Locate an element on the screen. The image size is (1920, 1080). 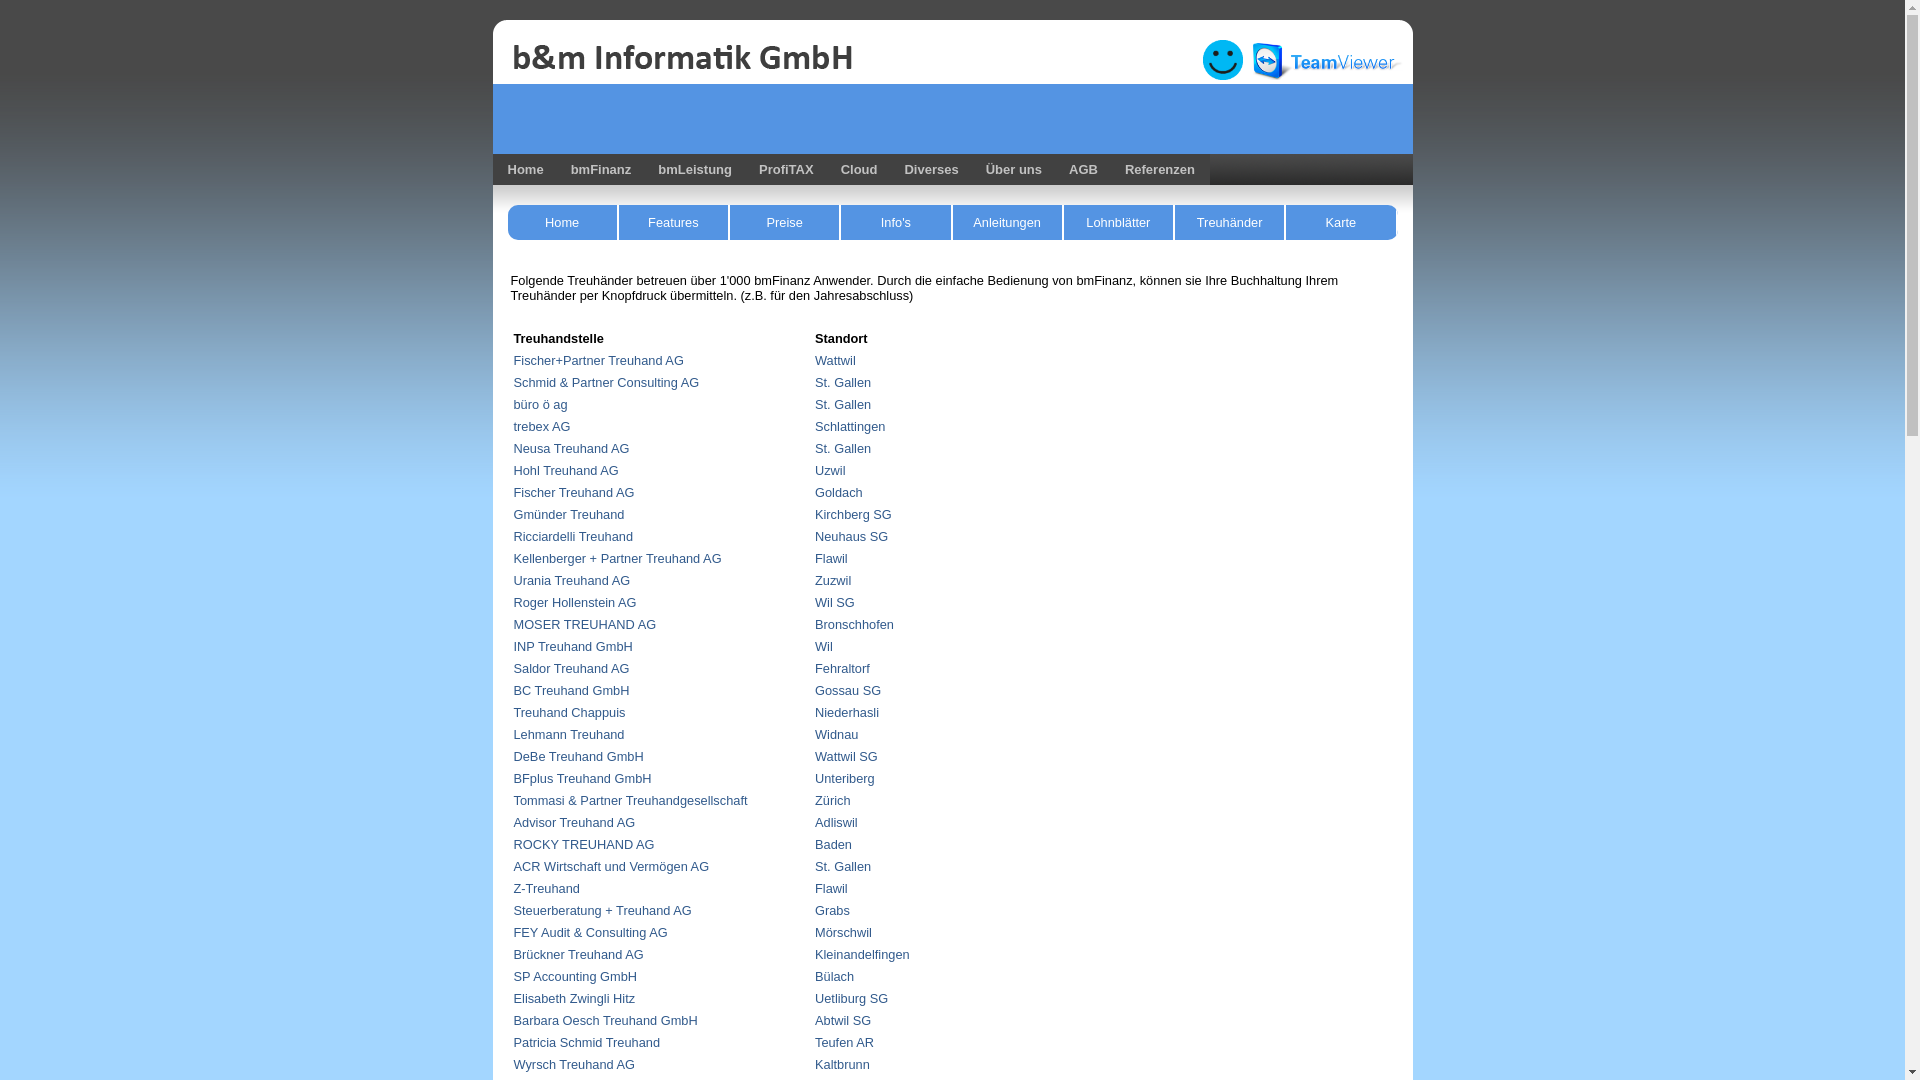
'Schlattingen' is located at coordinates (849, 425).